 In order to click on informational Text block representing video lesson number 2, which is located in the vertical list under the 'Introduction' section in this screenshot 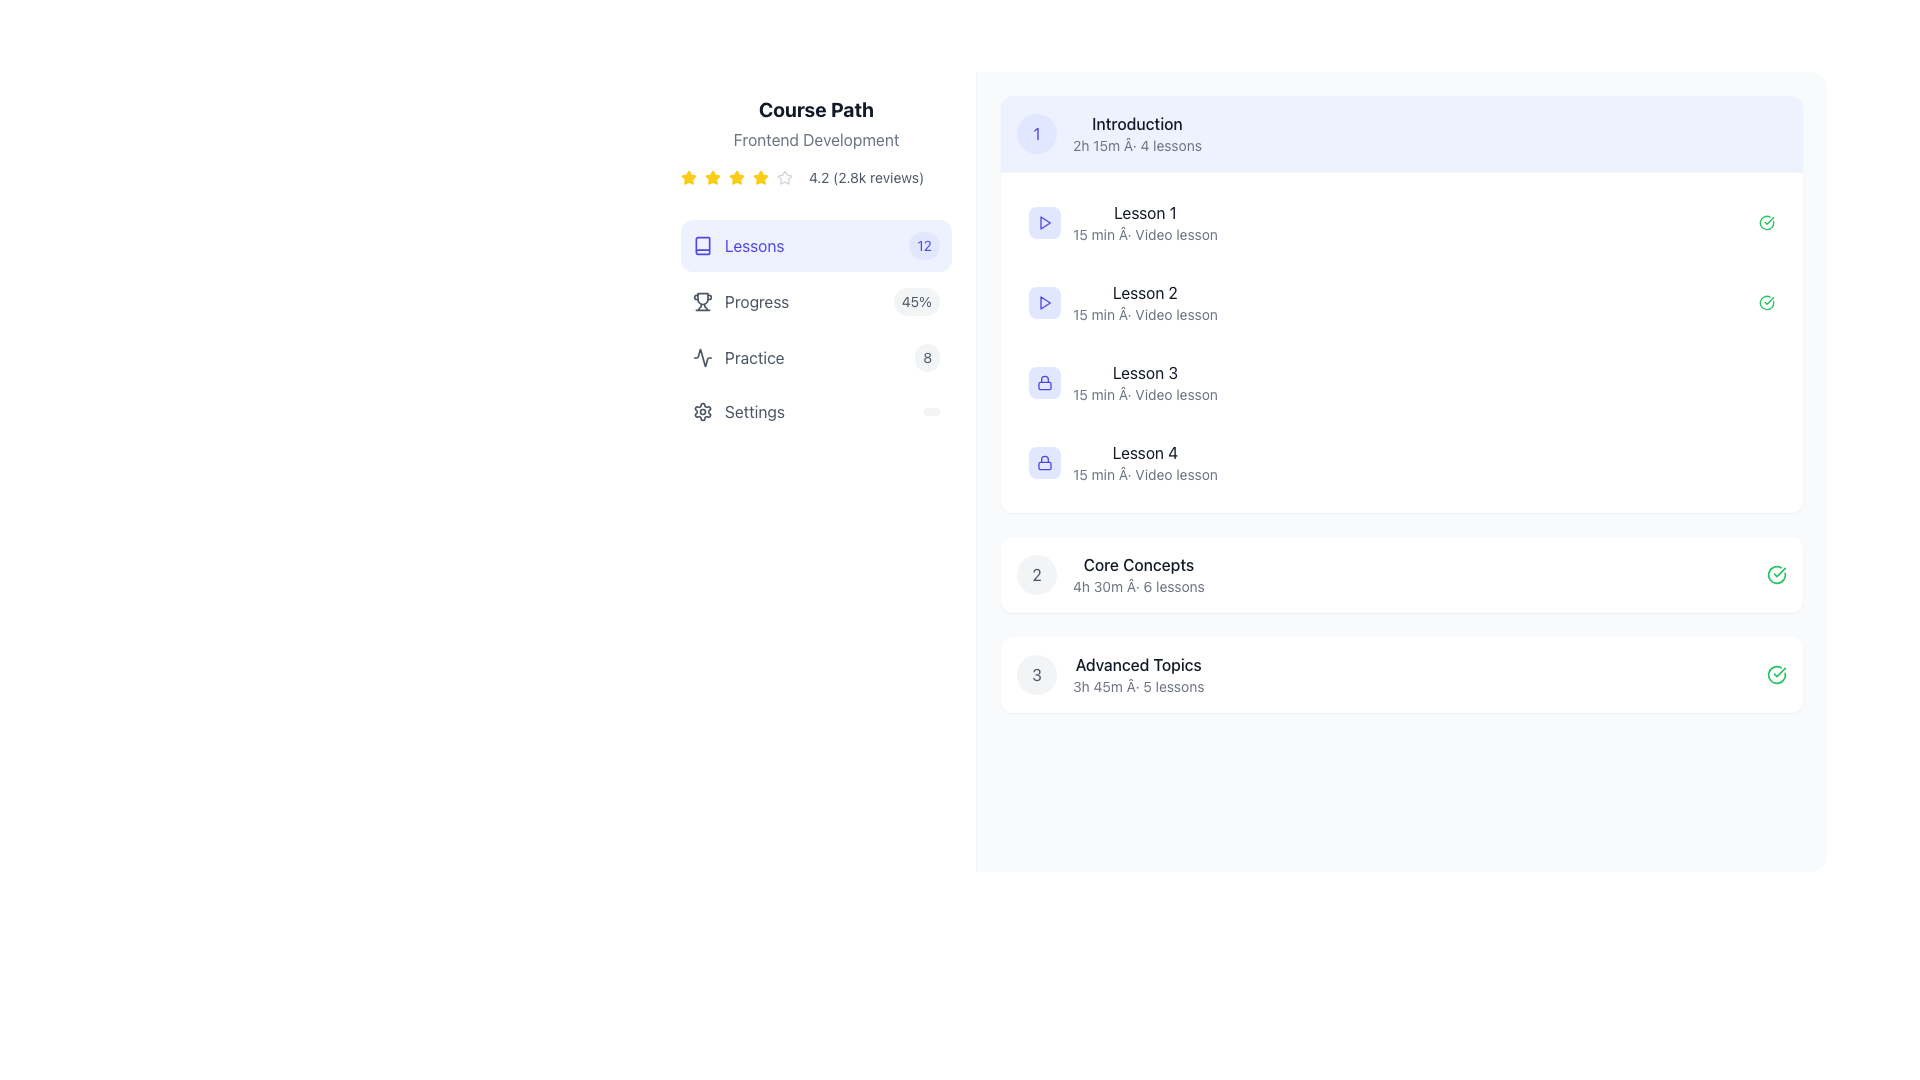, I will do `click(1145, 303)`.